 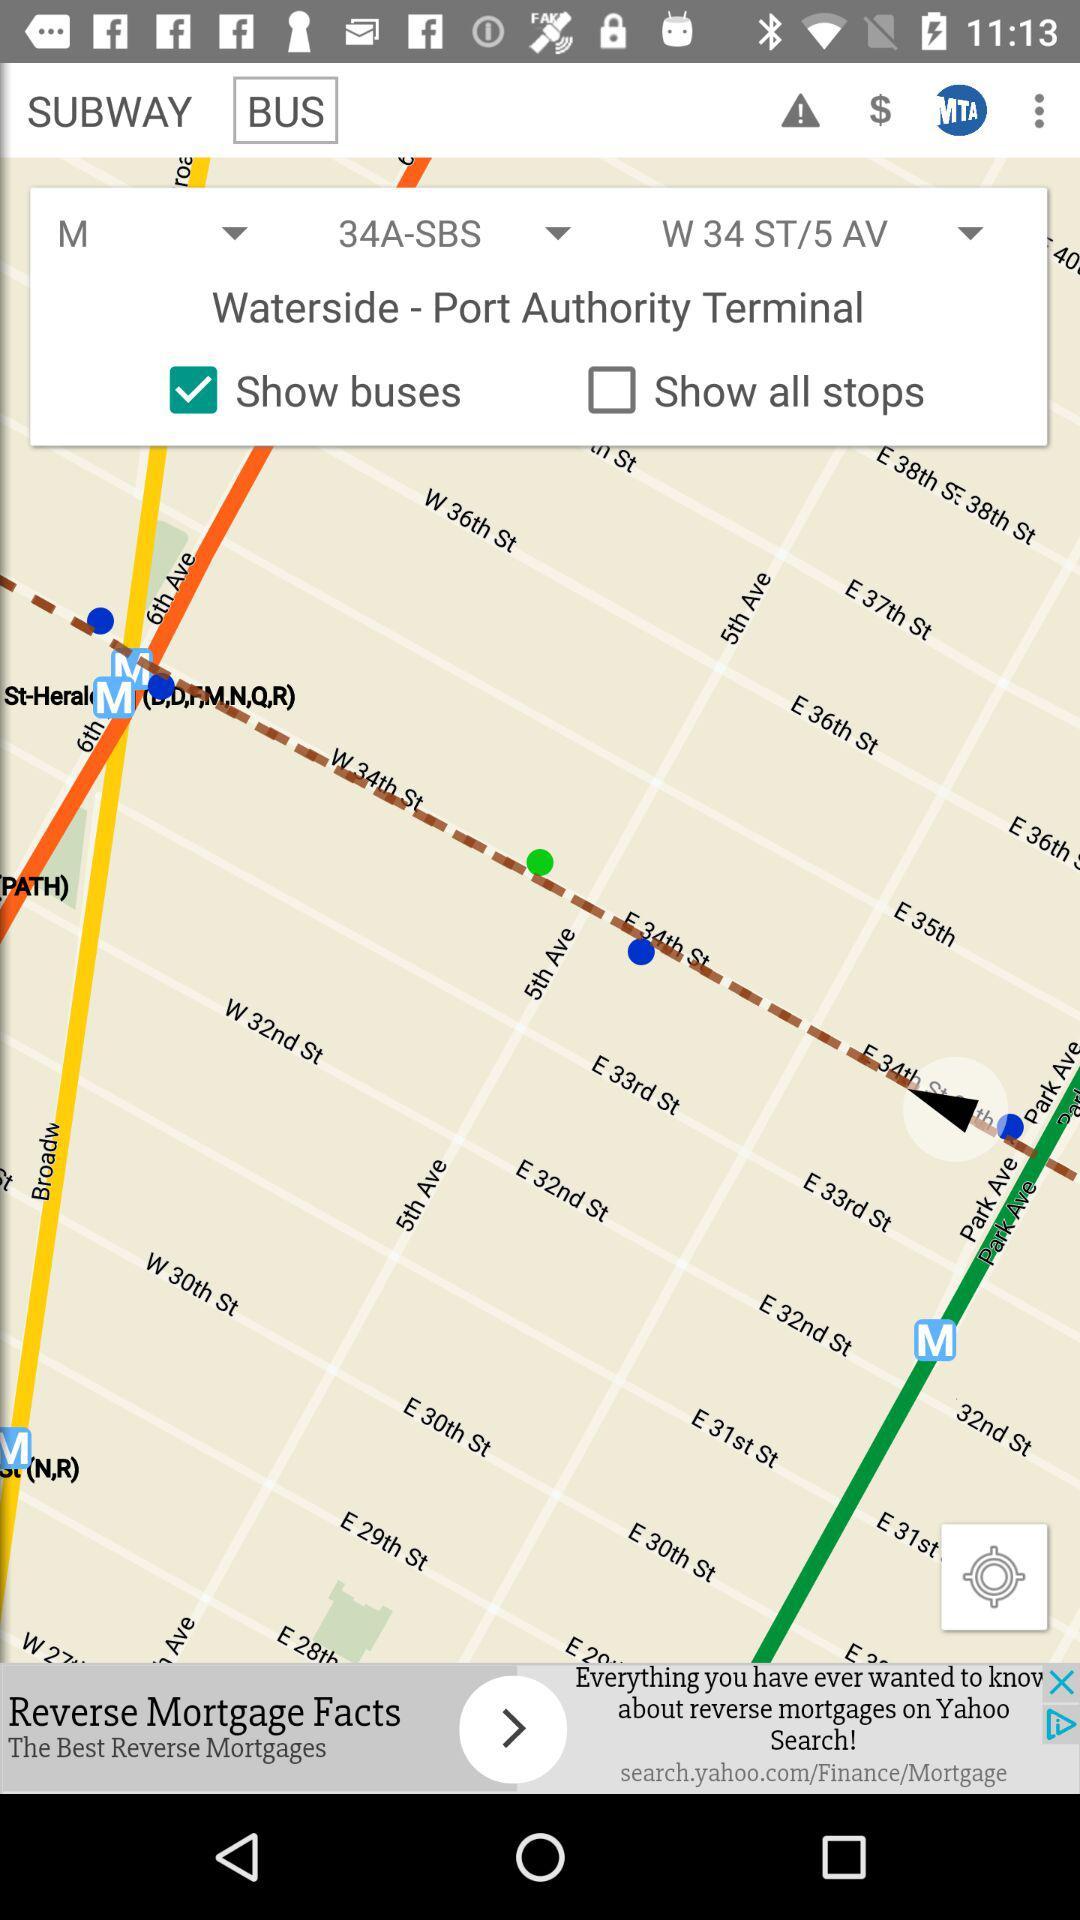 I want to click on the drop down box which has the text m, so click(x=169, y=232).